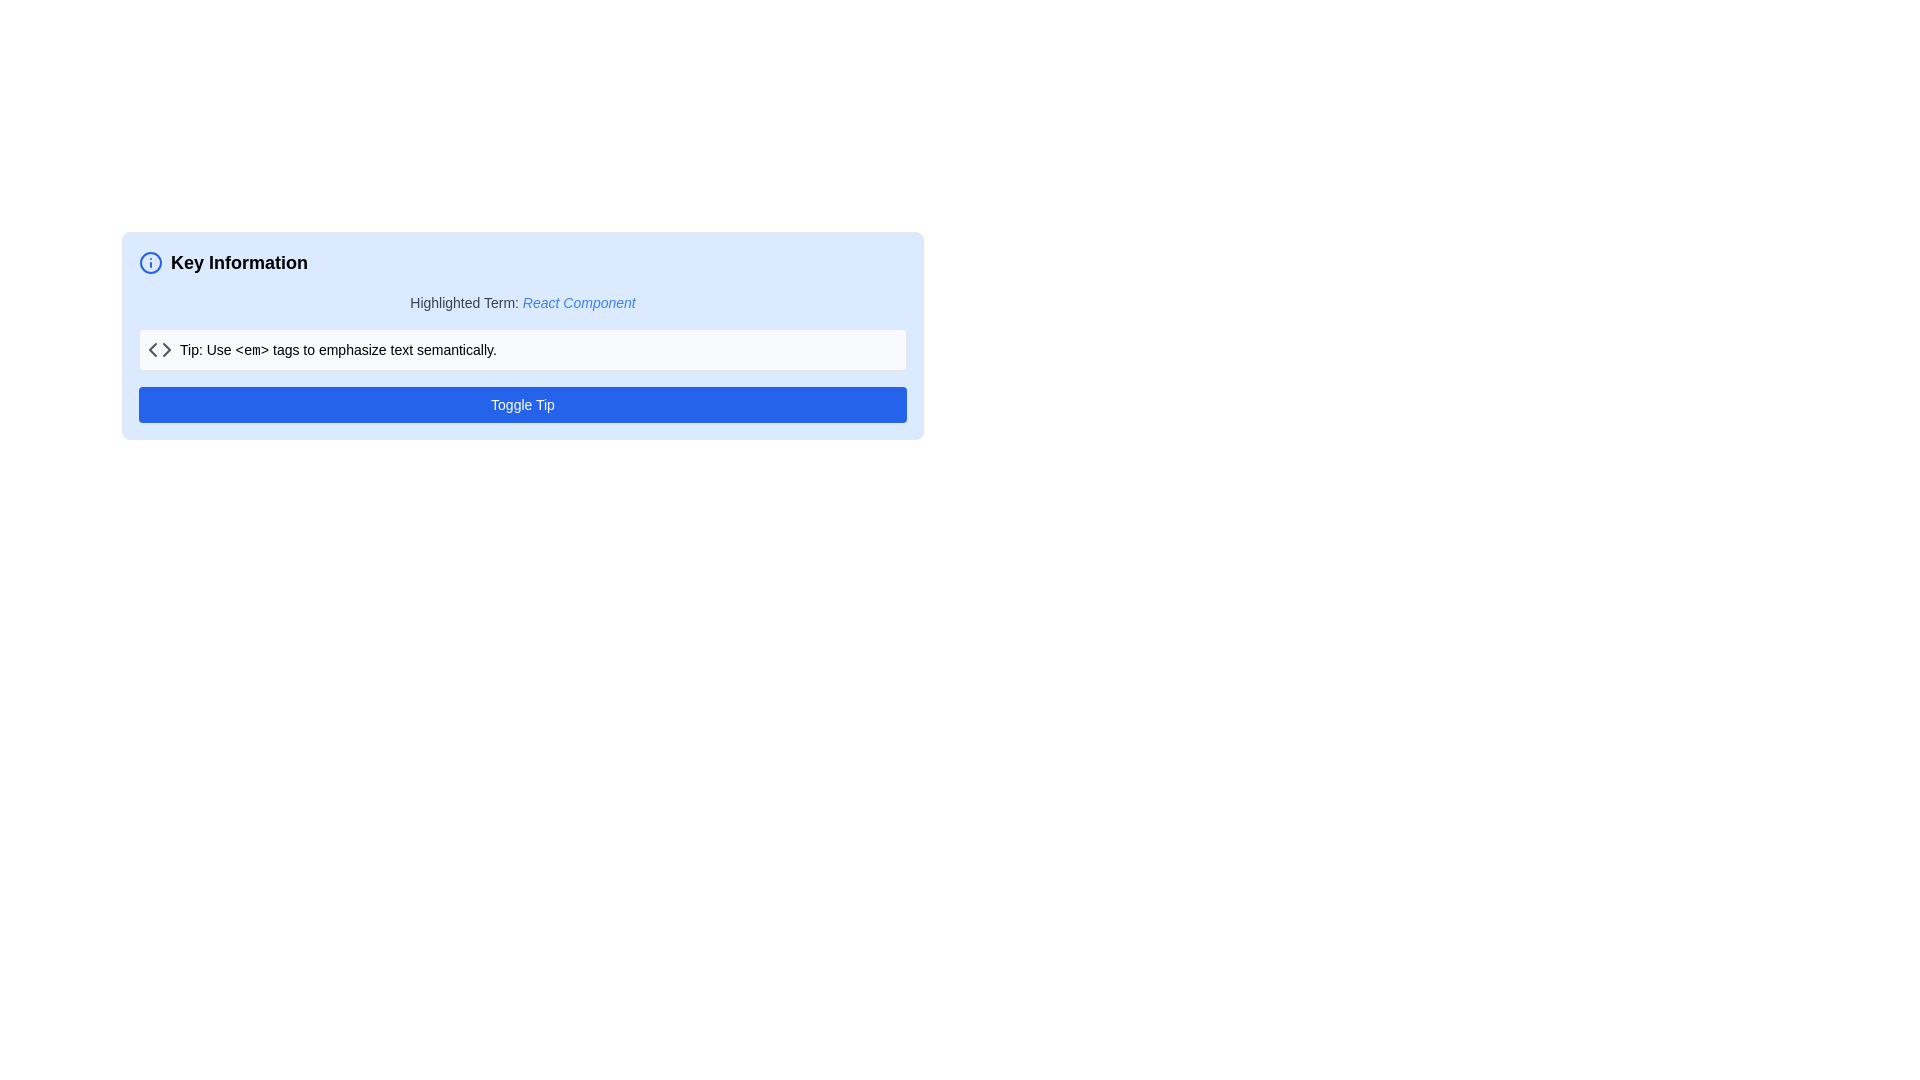  I want to click on the gray icon resembling a pair of angle brackets, which is located on the left side of a horizontal group preceding a text message that starts with 'Tip: Use <em>', so click(158, 349).